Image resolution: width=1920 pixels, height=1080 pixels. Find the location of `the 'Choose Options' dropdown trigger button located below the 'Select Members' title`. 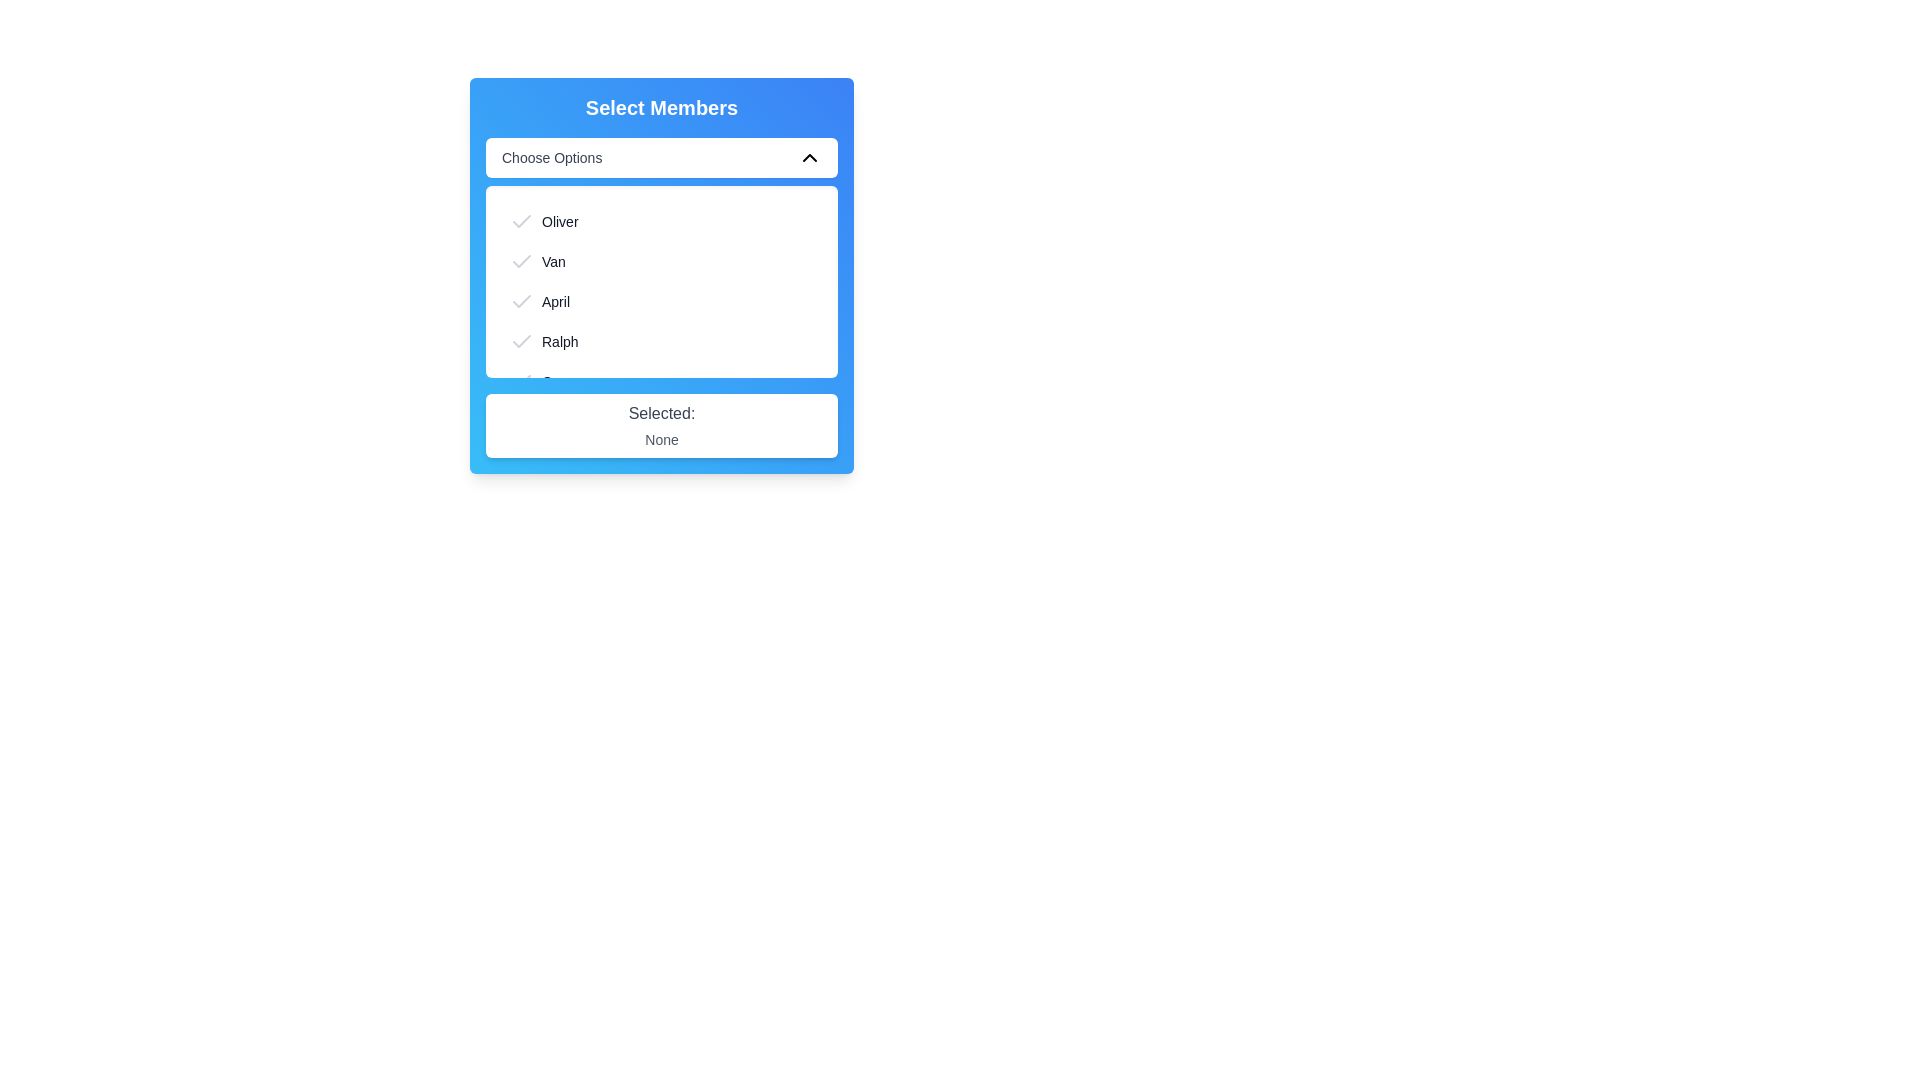

the 'Choose Options' dropdown trigger button located below the 'Select Members' title is located at coordinates (662, 157).